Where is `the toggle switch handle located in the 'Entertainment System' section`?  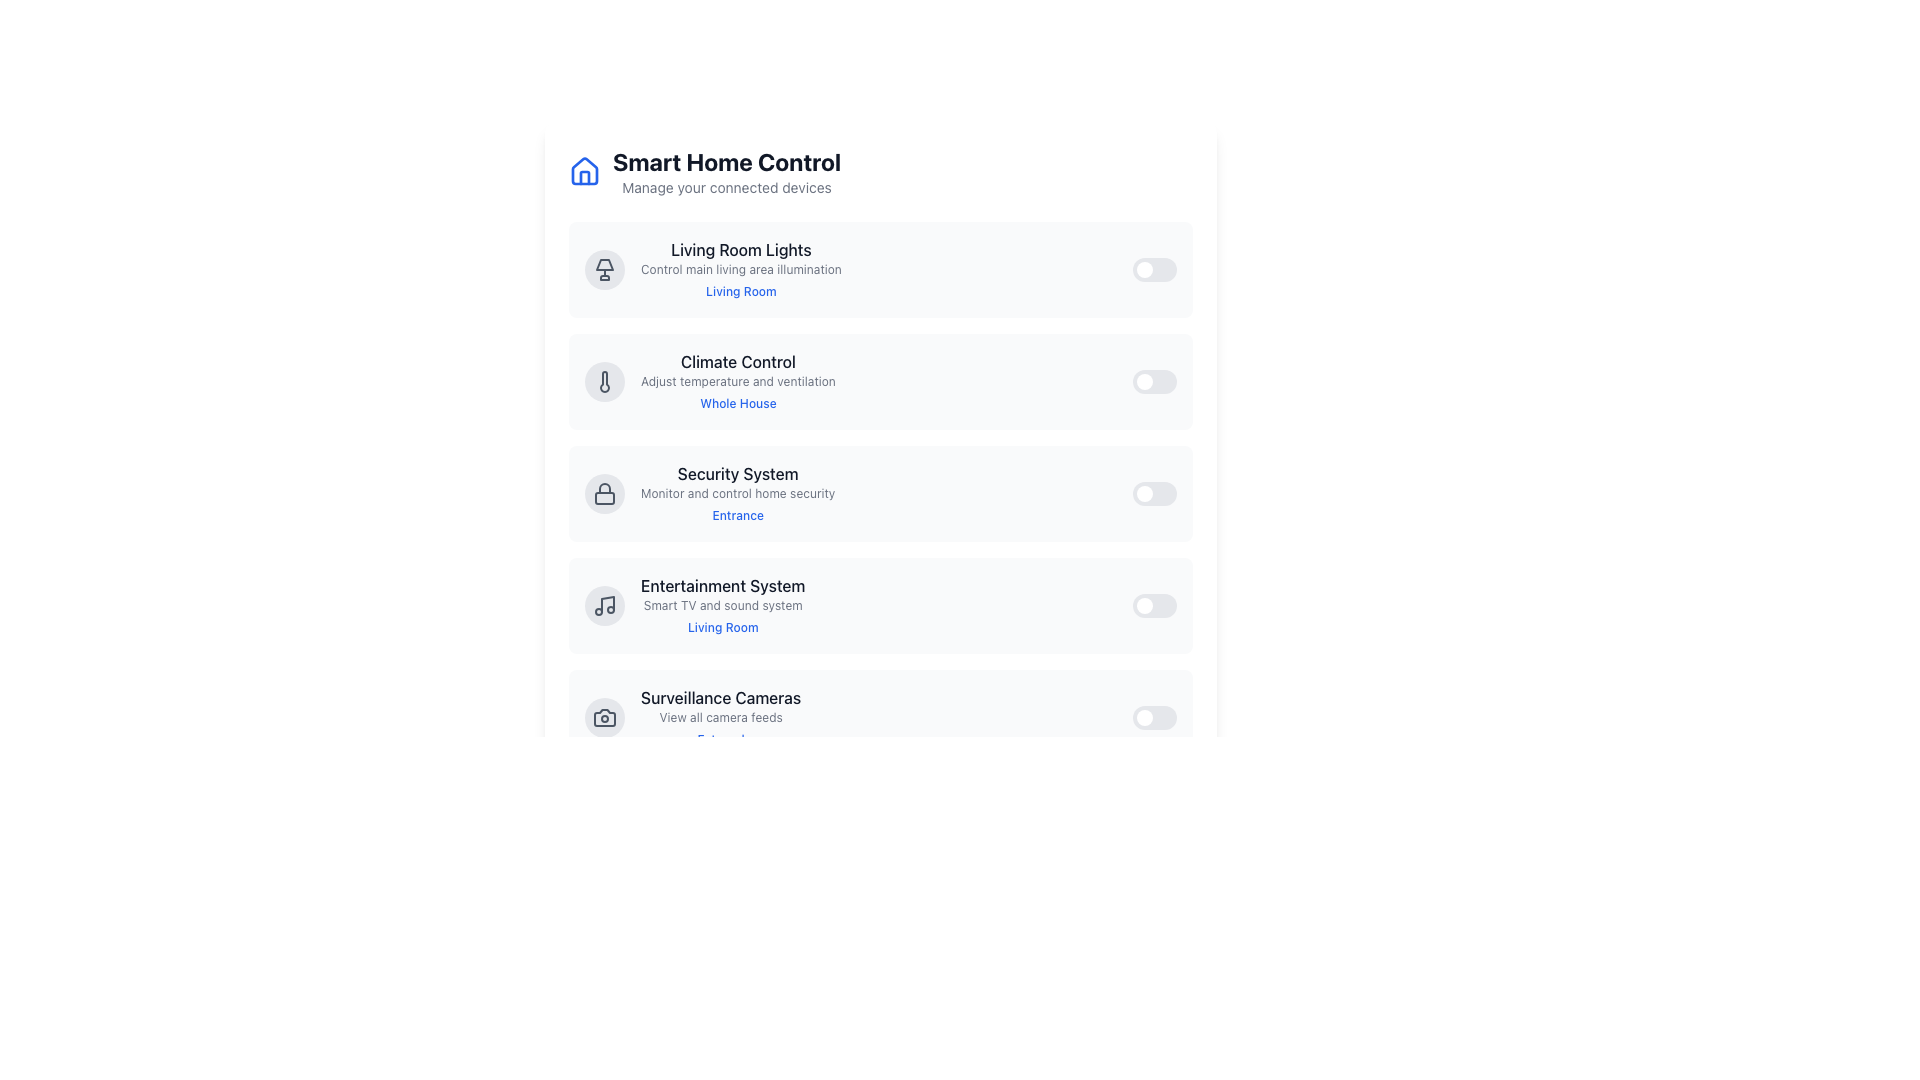
the toggle switch handle located in the 'Entertainment System' section is located at coordinates (1145, 604).